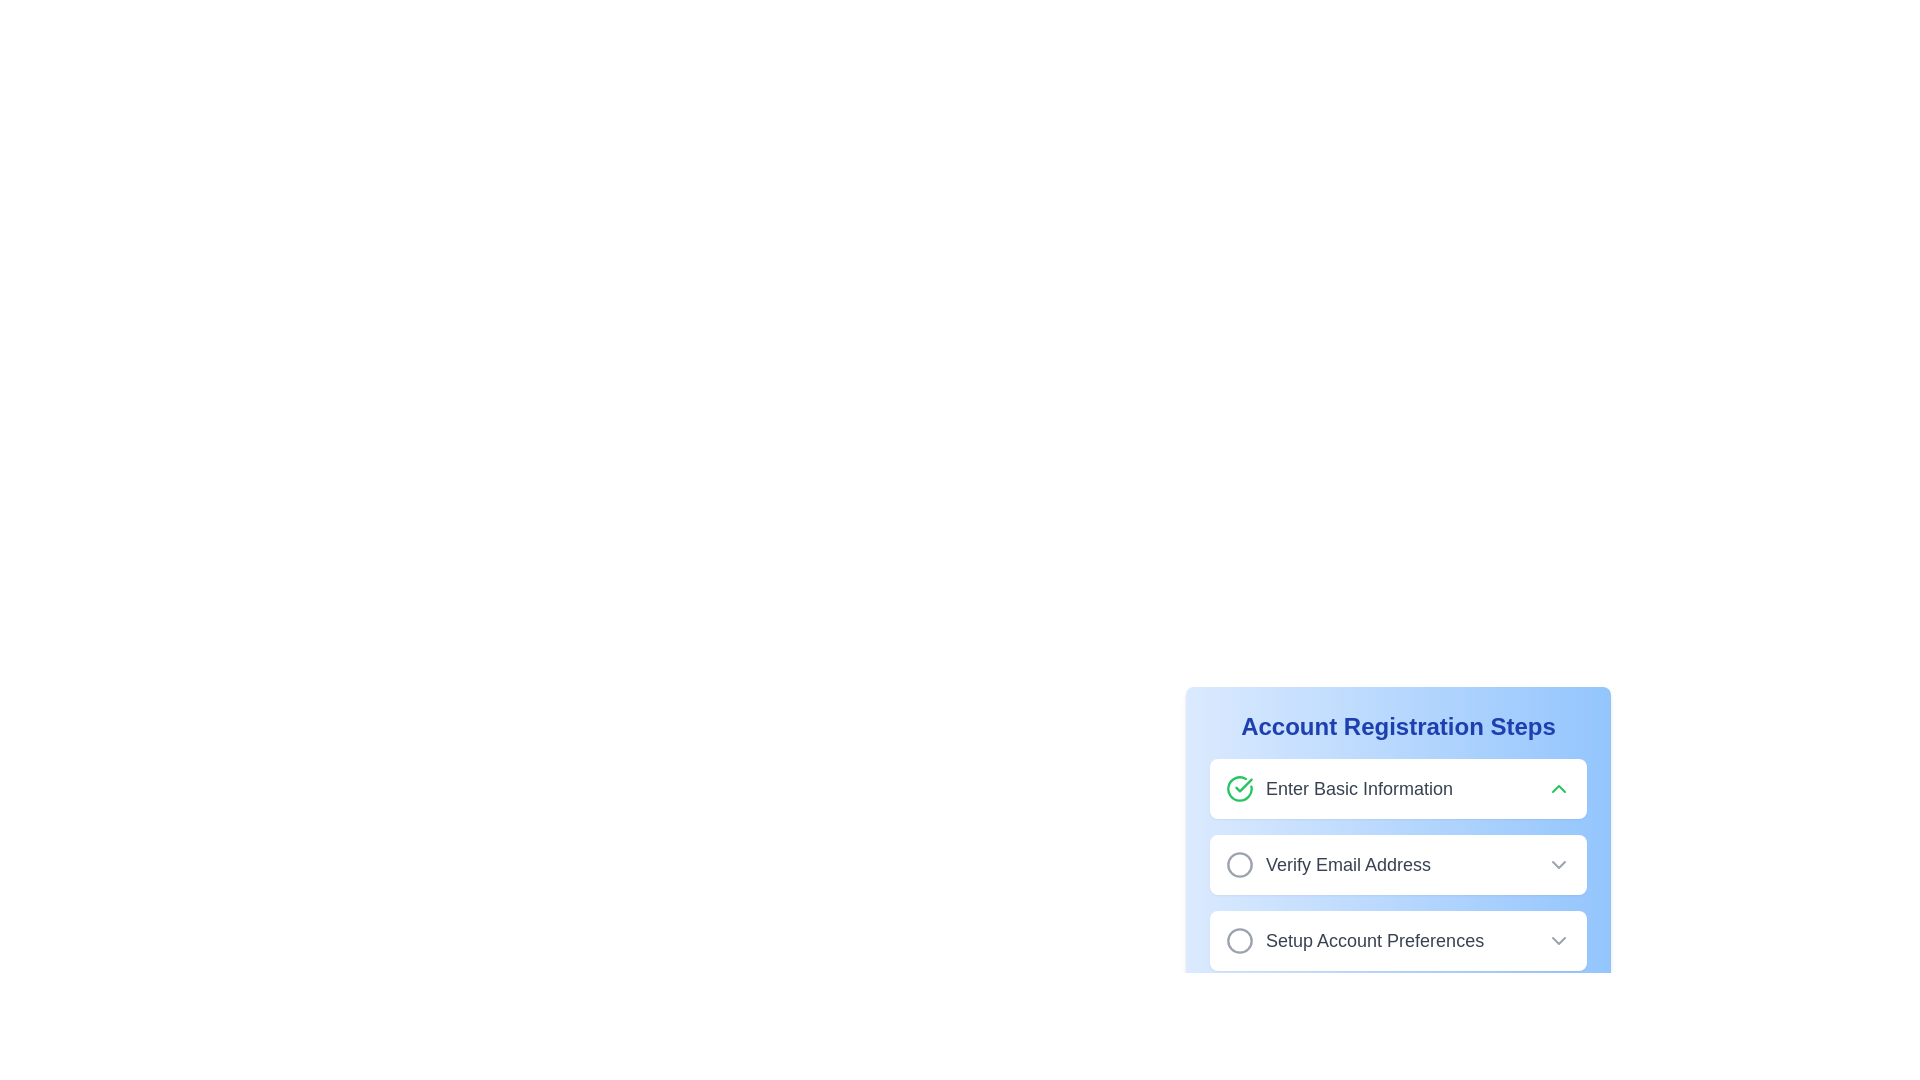 The width and height of the screenshot is (1920, 1080). What do you see at coordinates (1238, 863) in the screenshot?
I see `the circular gray icon with an outlined circle design, which is located to the left of the text 'Verify Email Address' and serves as an icon for this step in the list` at bounding box center [1238, 863].